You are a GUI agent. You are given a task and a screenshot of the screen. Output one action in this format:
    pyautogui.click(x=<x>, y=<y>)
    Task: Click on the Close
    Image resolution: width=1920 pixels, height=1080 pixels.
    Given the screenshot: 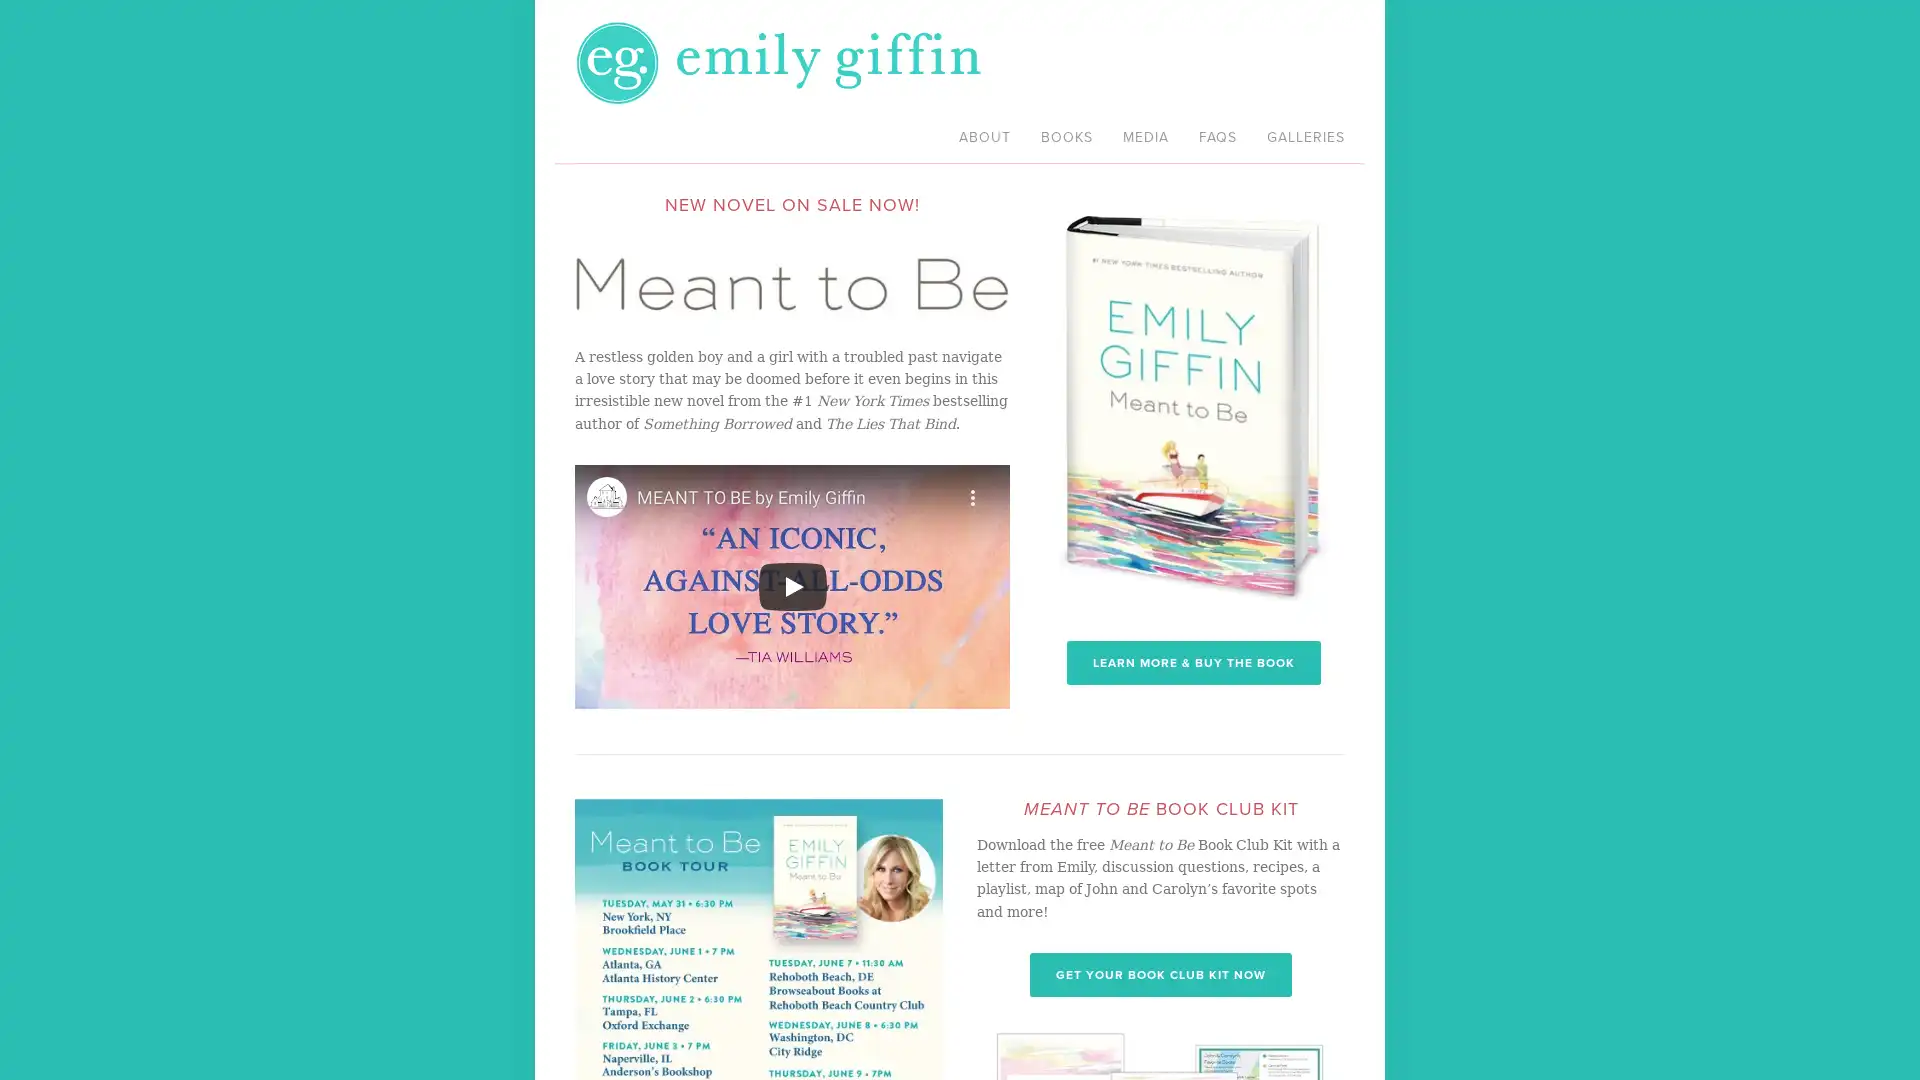 What is the action you would take?
    pyautogui.click(x=1247, y=366)
    